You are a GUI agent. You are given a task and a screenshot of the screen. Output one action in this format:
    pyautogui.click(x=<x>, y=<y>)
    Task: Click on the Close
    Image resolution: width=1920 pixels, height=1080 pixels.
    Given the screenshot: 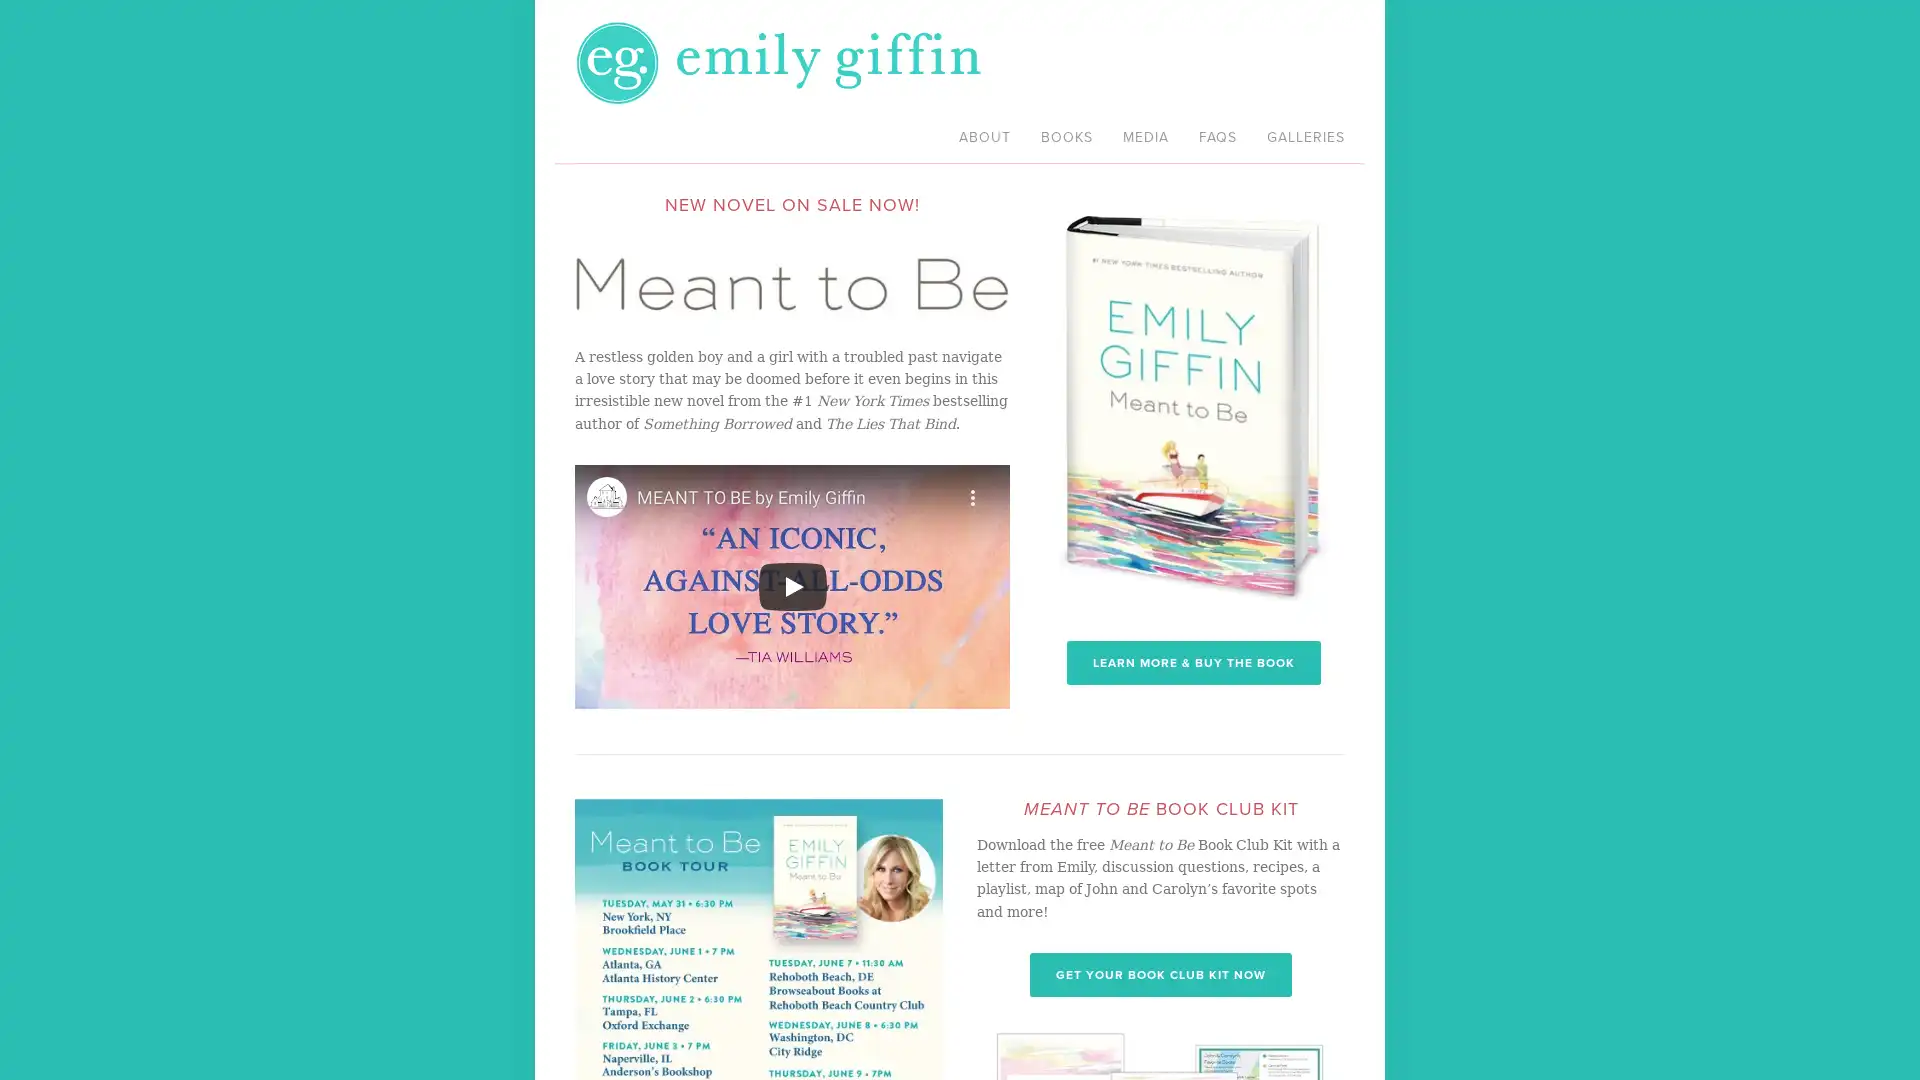 What is the action you would take?
    pyautogui.click(x=1247, y=366)
    